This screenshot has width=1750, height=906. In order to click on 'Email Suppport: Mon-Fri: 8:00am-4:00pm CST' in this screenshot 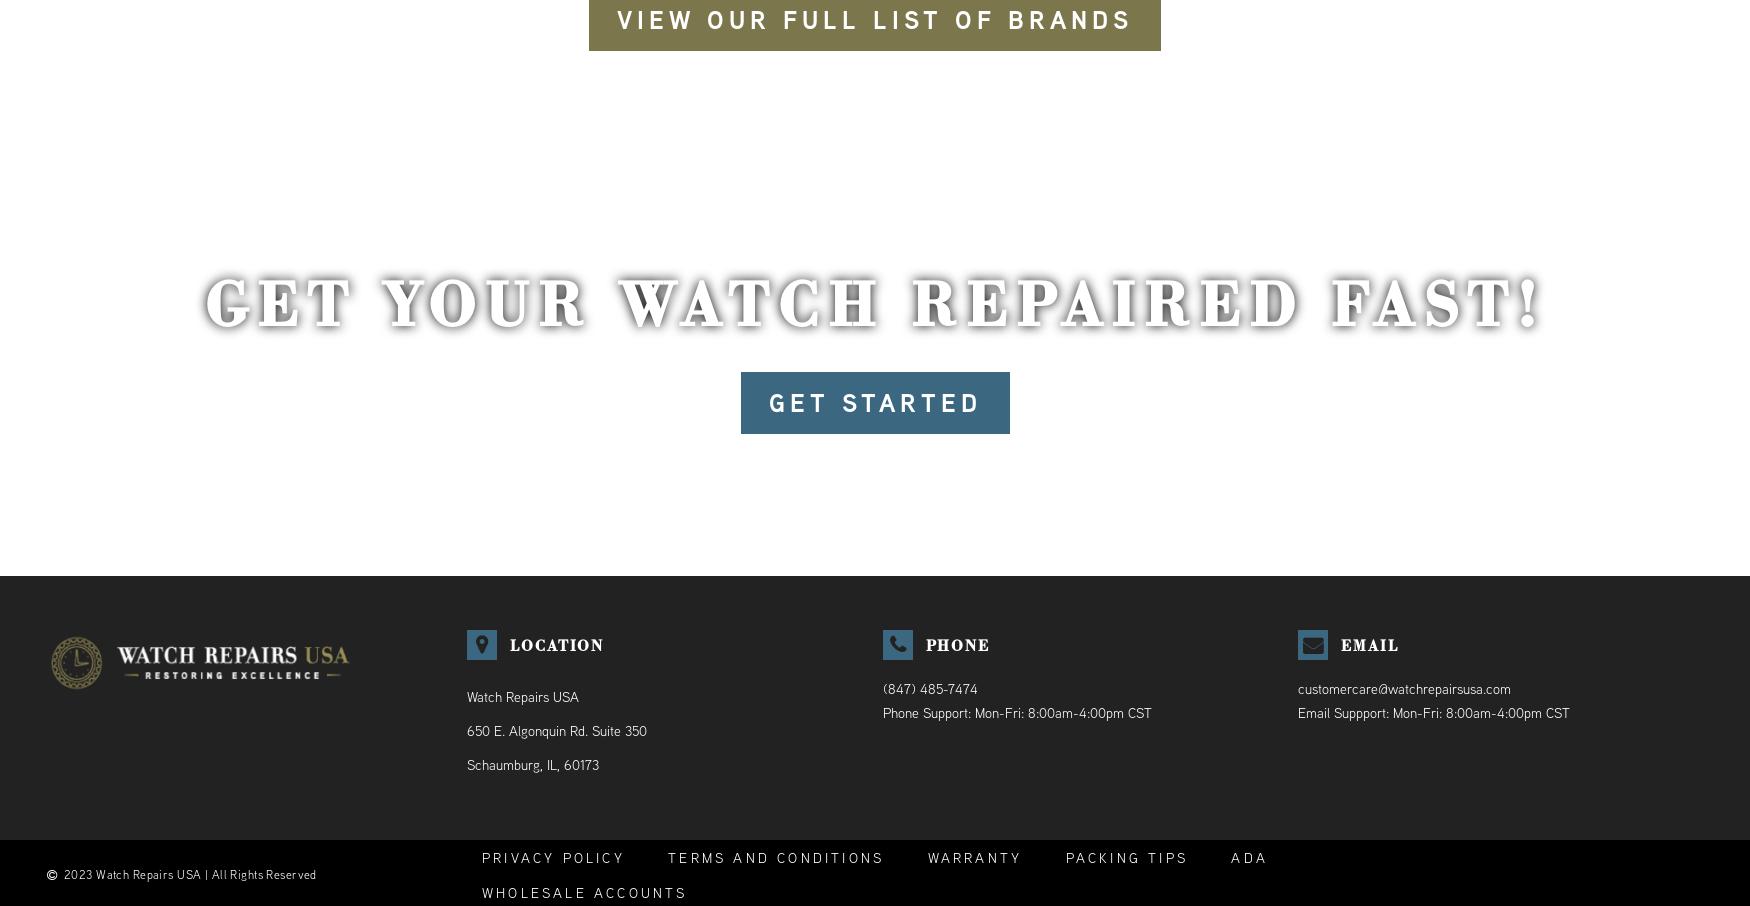, I will do `click(1432, 713)`.